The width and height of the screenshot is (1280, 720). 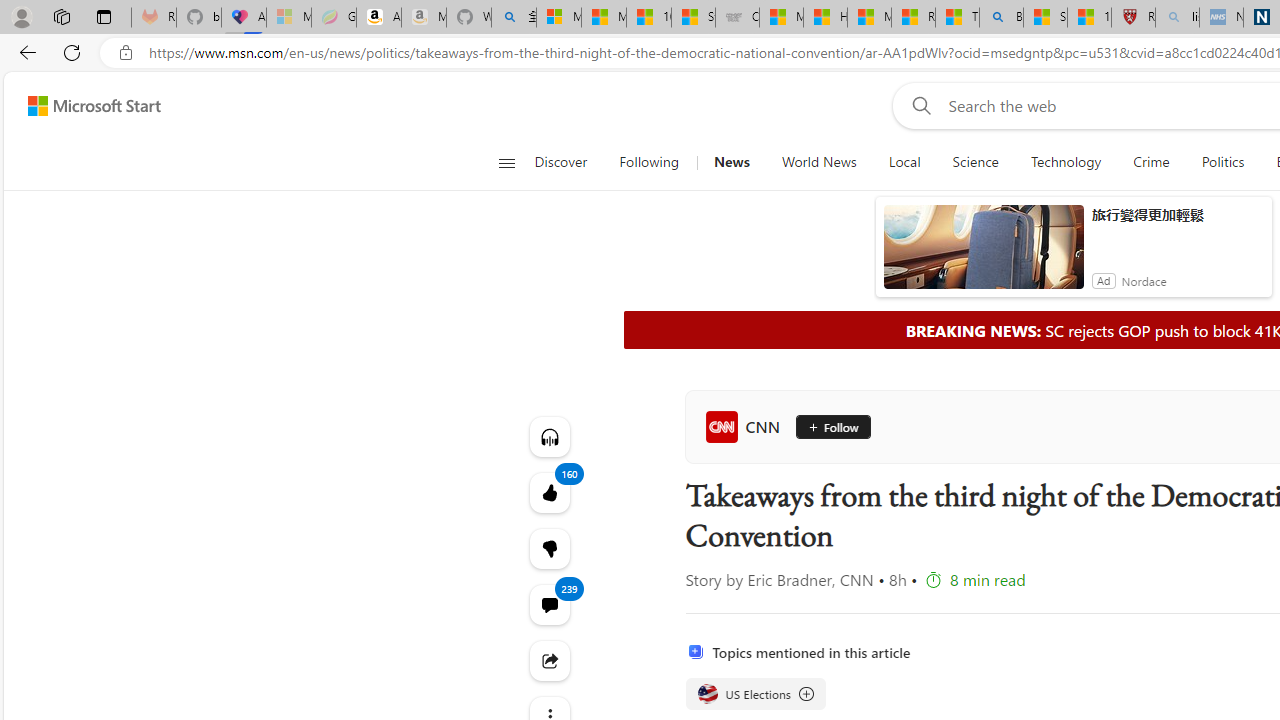 I want to click on 'Technology', so click(x=1064, y=162).